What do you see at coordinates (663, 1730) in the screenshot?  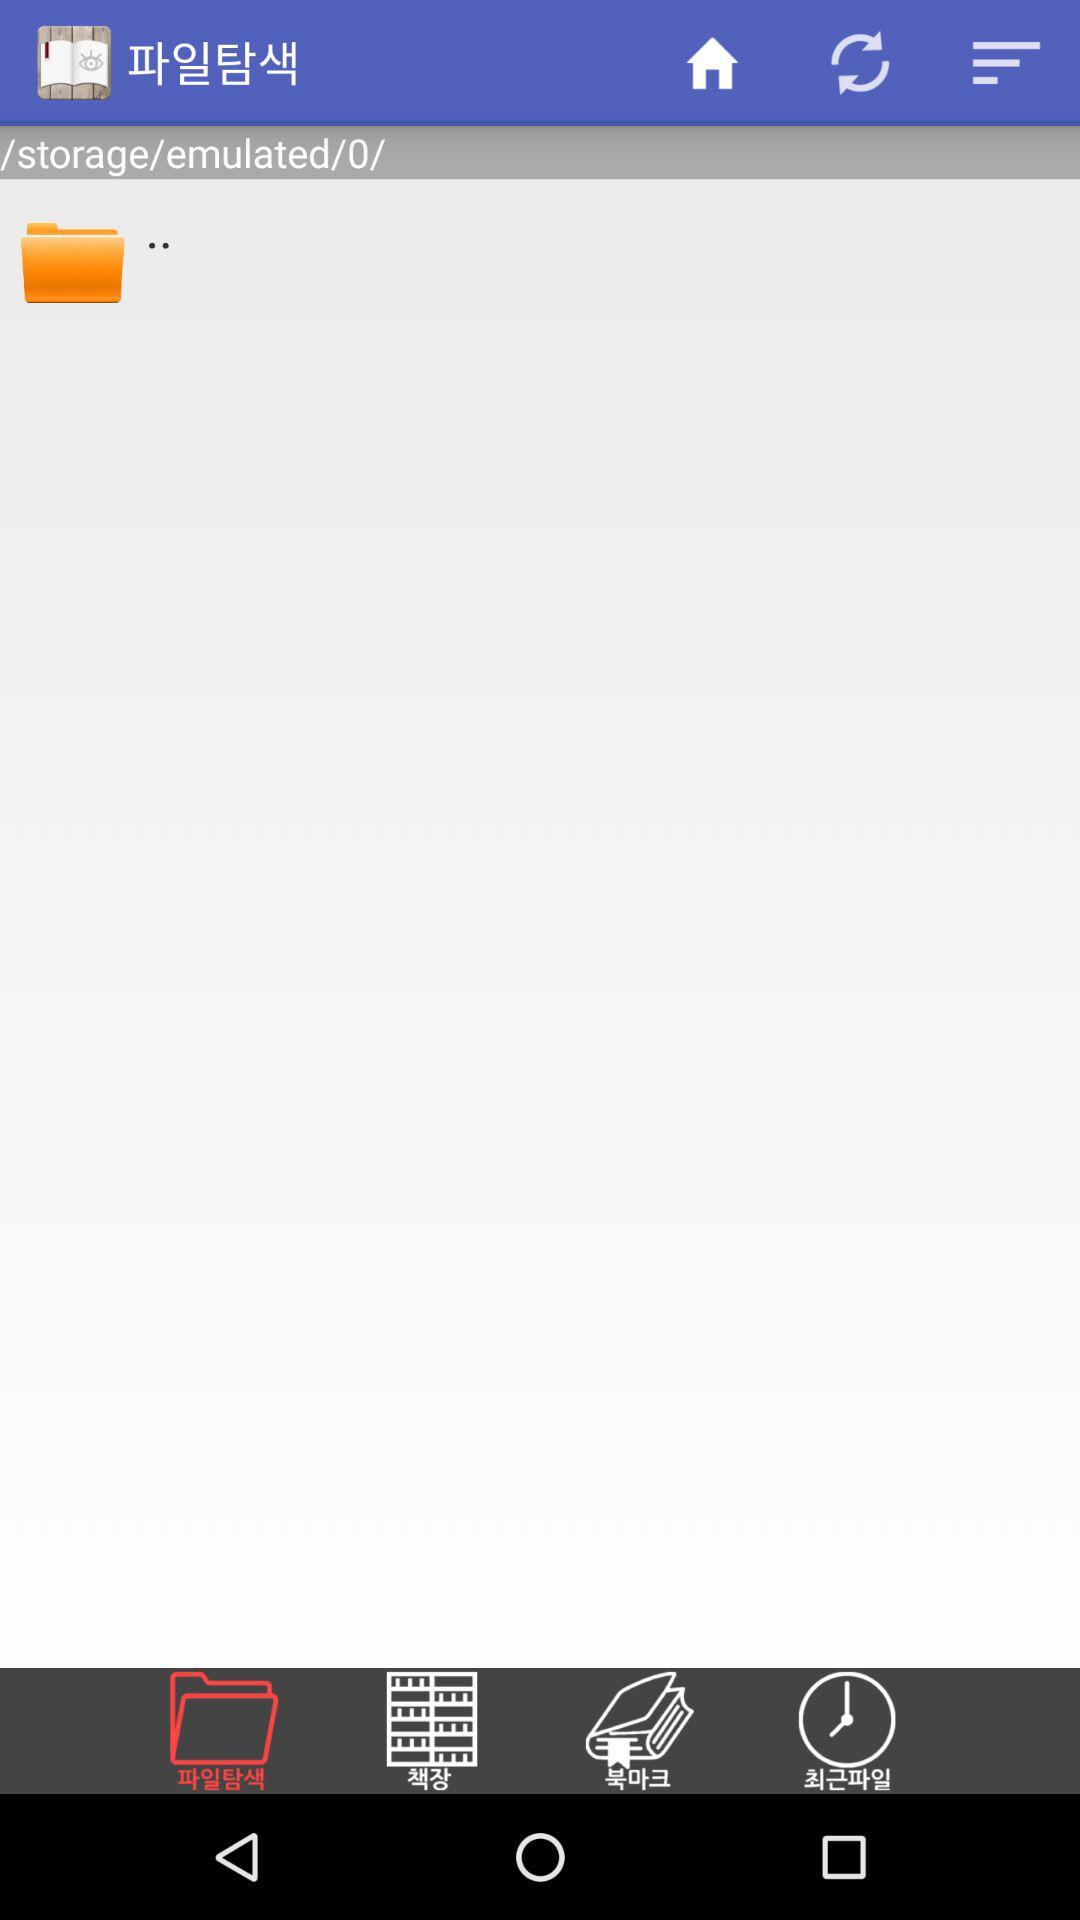 I see `bookmarks` at bounding box center [663, 1730].